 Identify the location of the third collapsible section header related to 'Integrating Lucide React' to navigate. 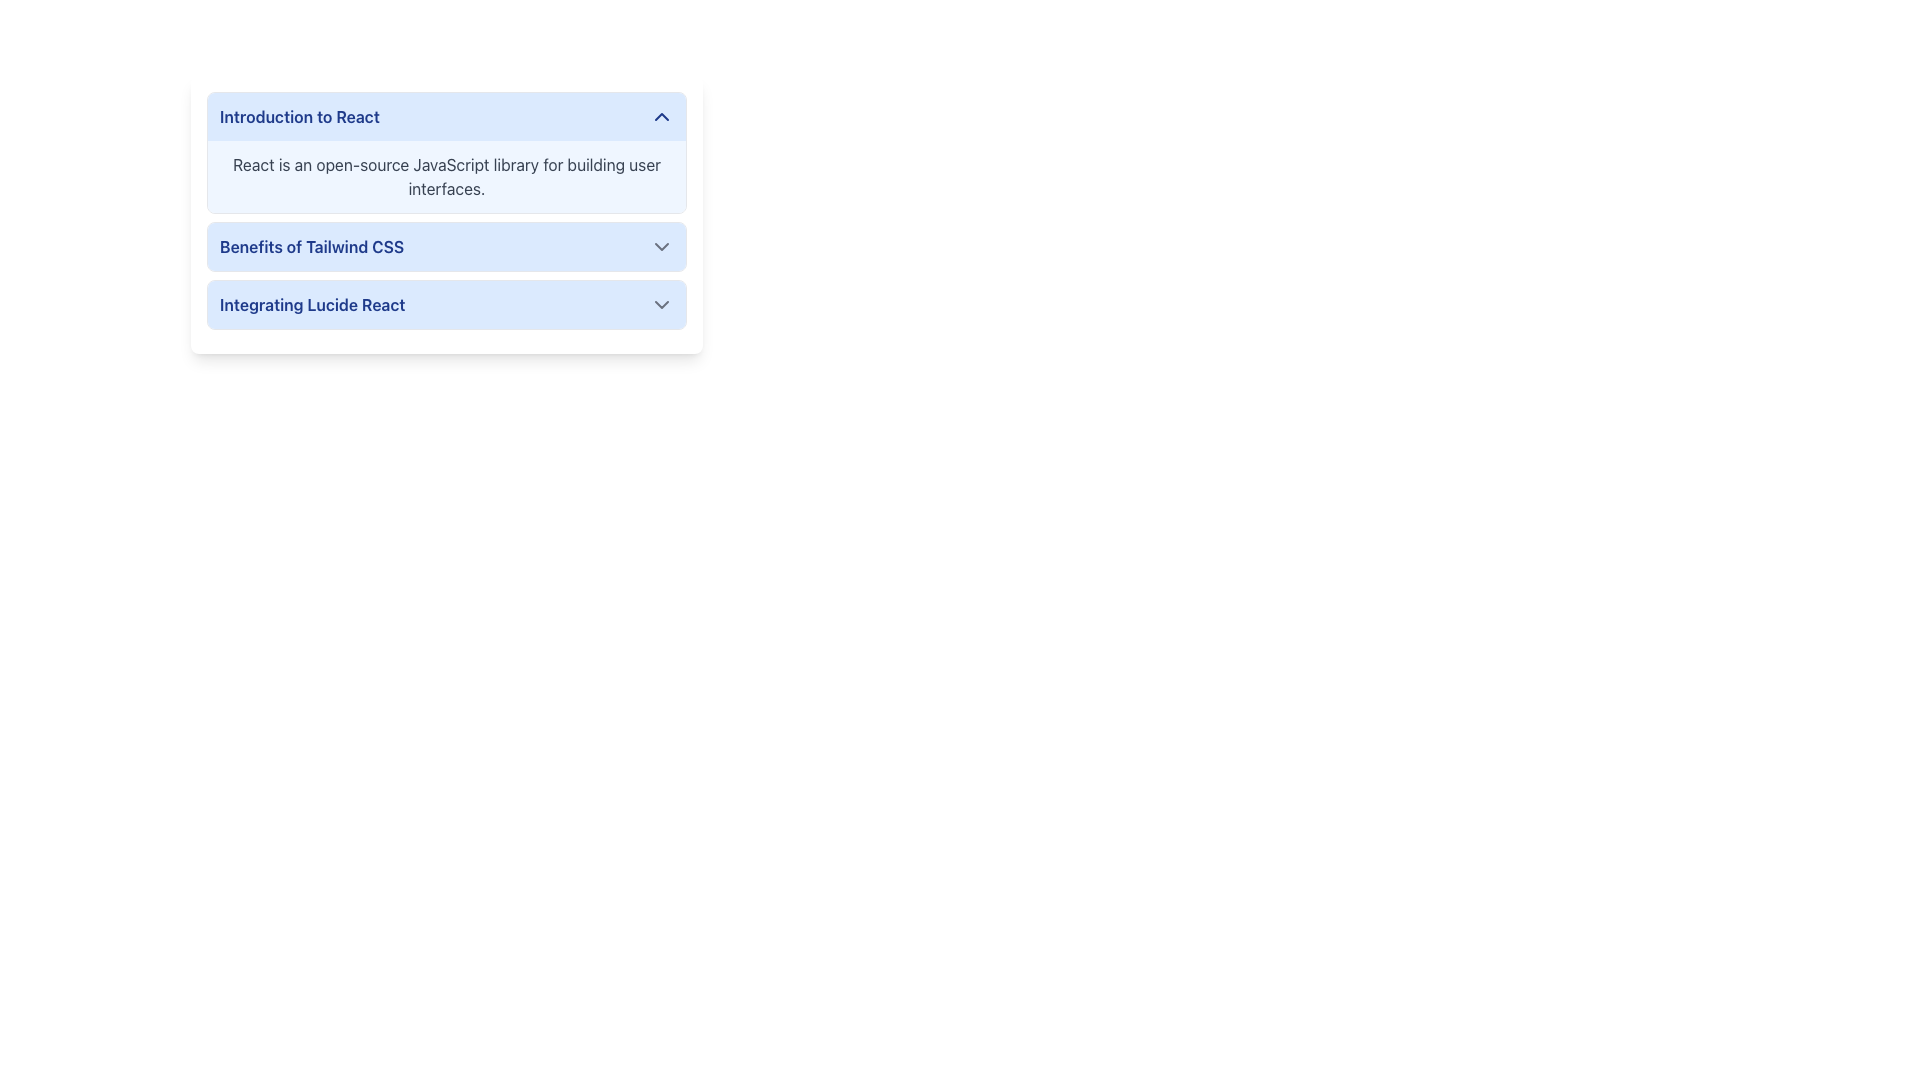
(445, 304).